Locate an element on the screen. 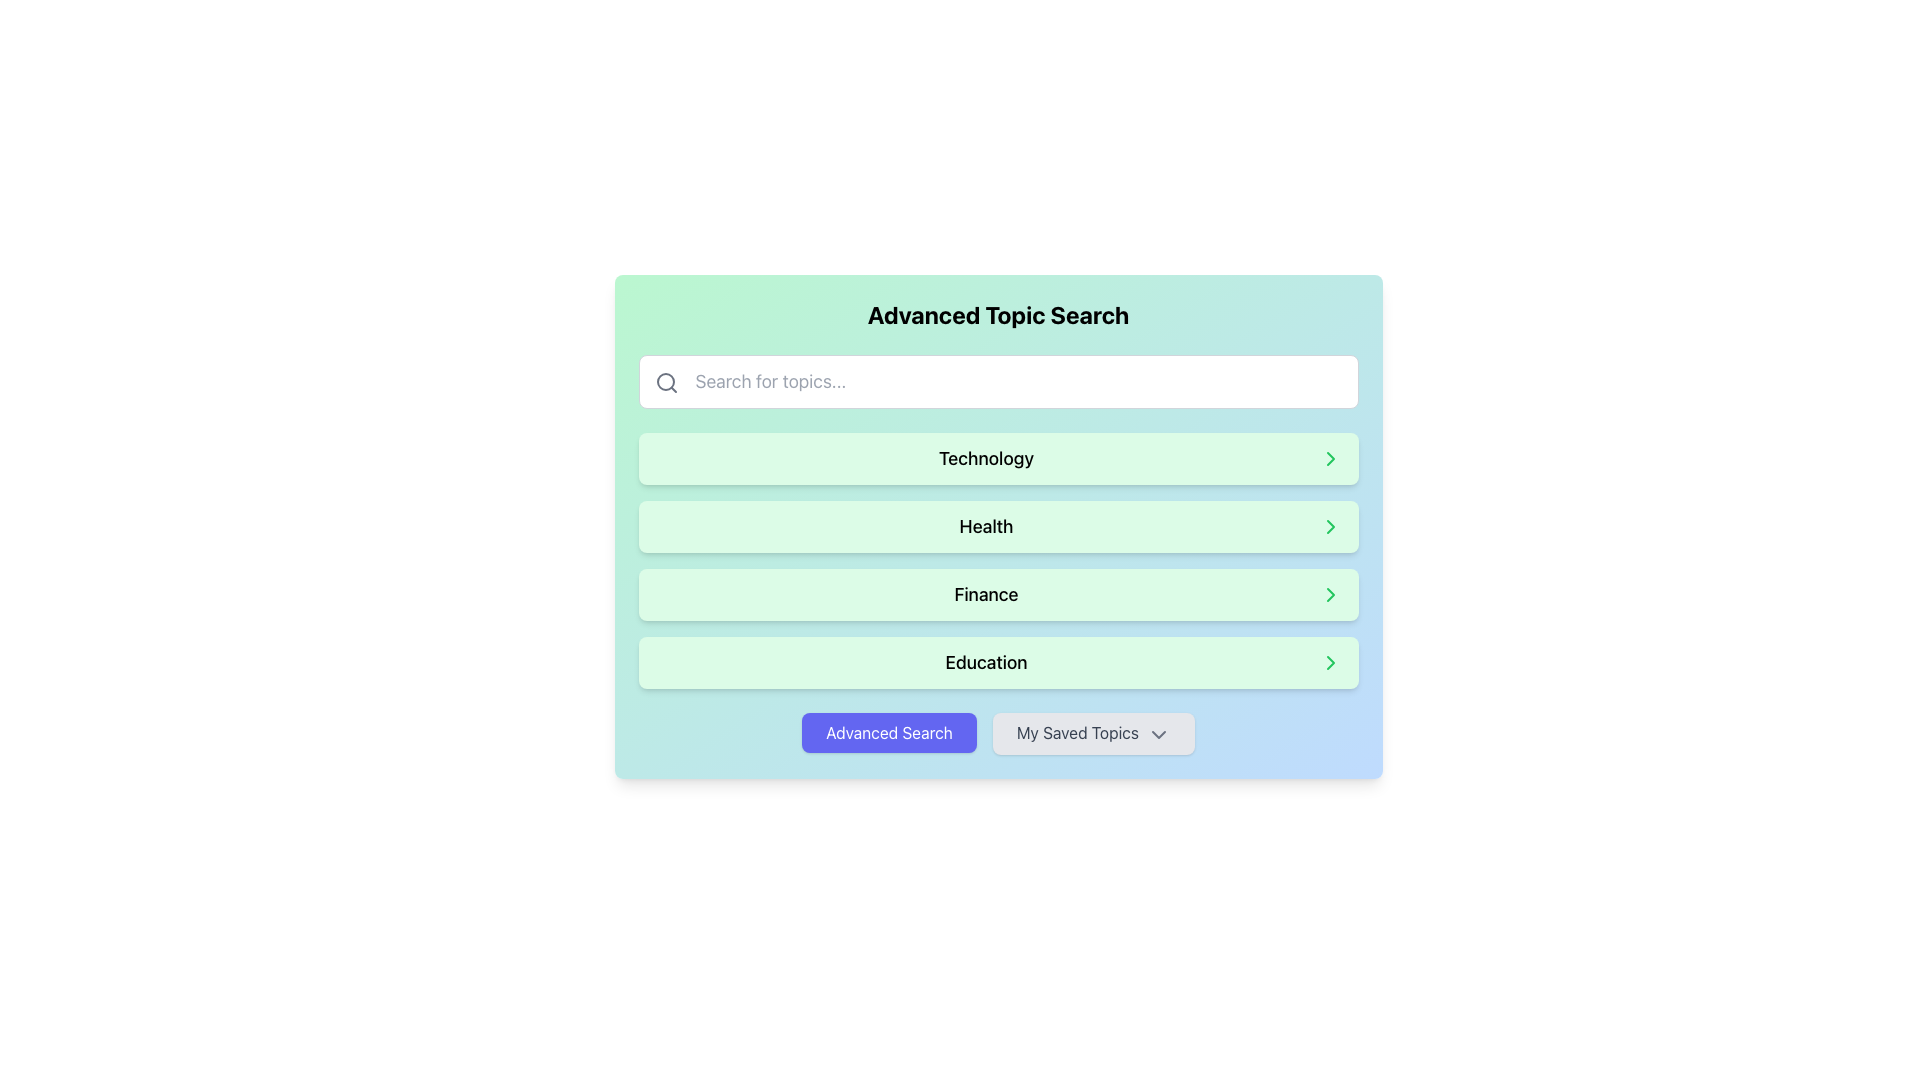  the arrow icon located at the far-right side of the 'Education' button is located at coordinates (1330, 663).